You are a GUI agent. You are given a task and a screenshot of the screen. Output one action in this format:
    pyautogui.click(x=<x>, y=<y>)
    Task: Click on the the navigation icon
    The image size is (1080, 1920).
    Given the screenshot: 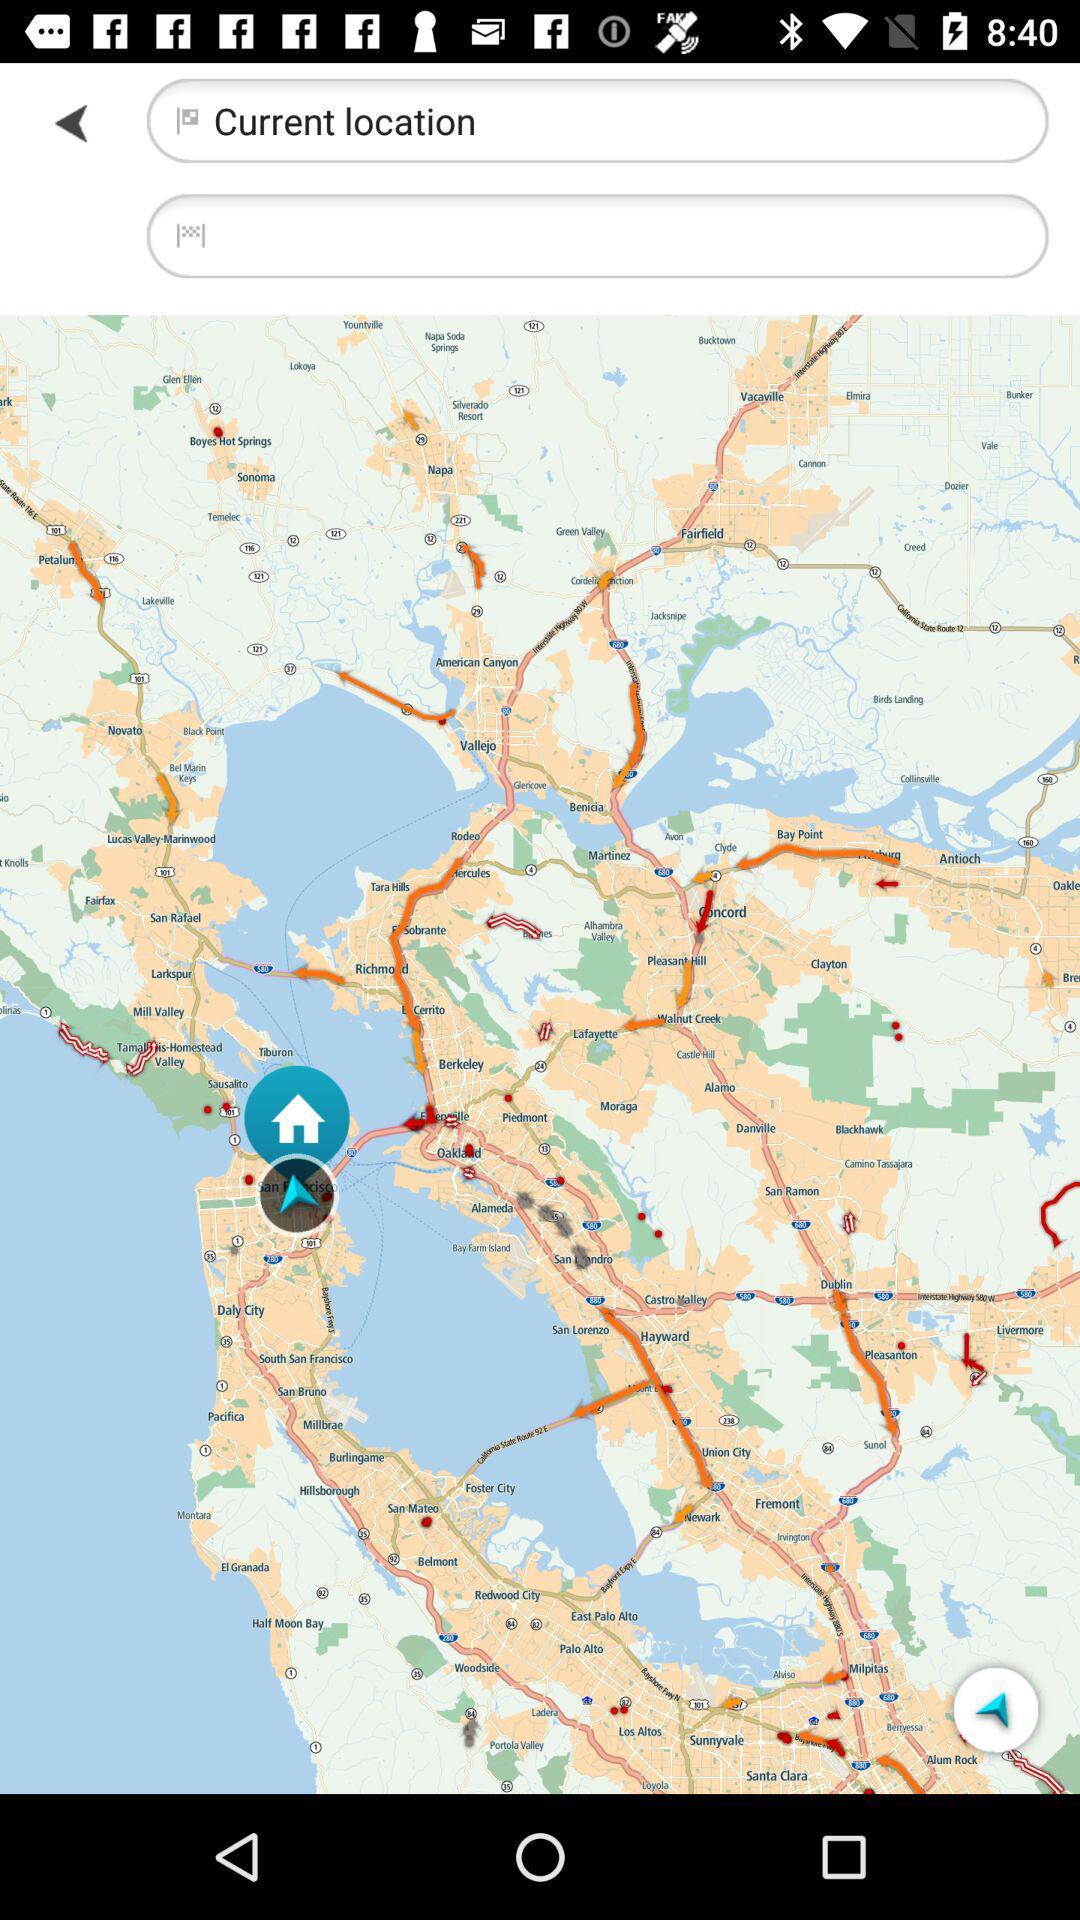 What is the action you would take?
    pyautogui.click(x=995, y=1708)
    